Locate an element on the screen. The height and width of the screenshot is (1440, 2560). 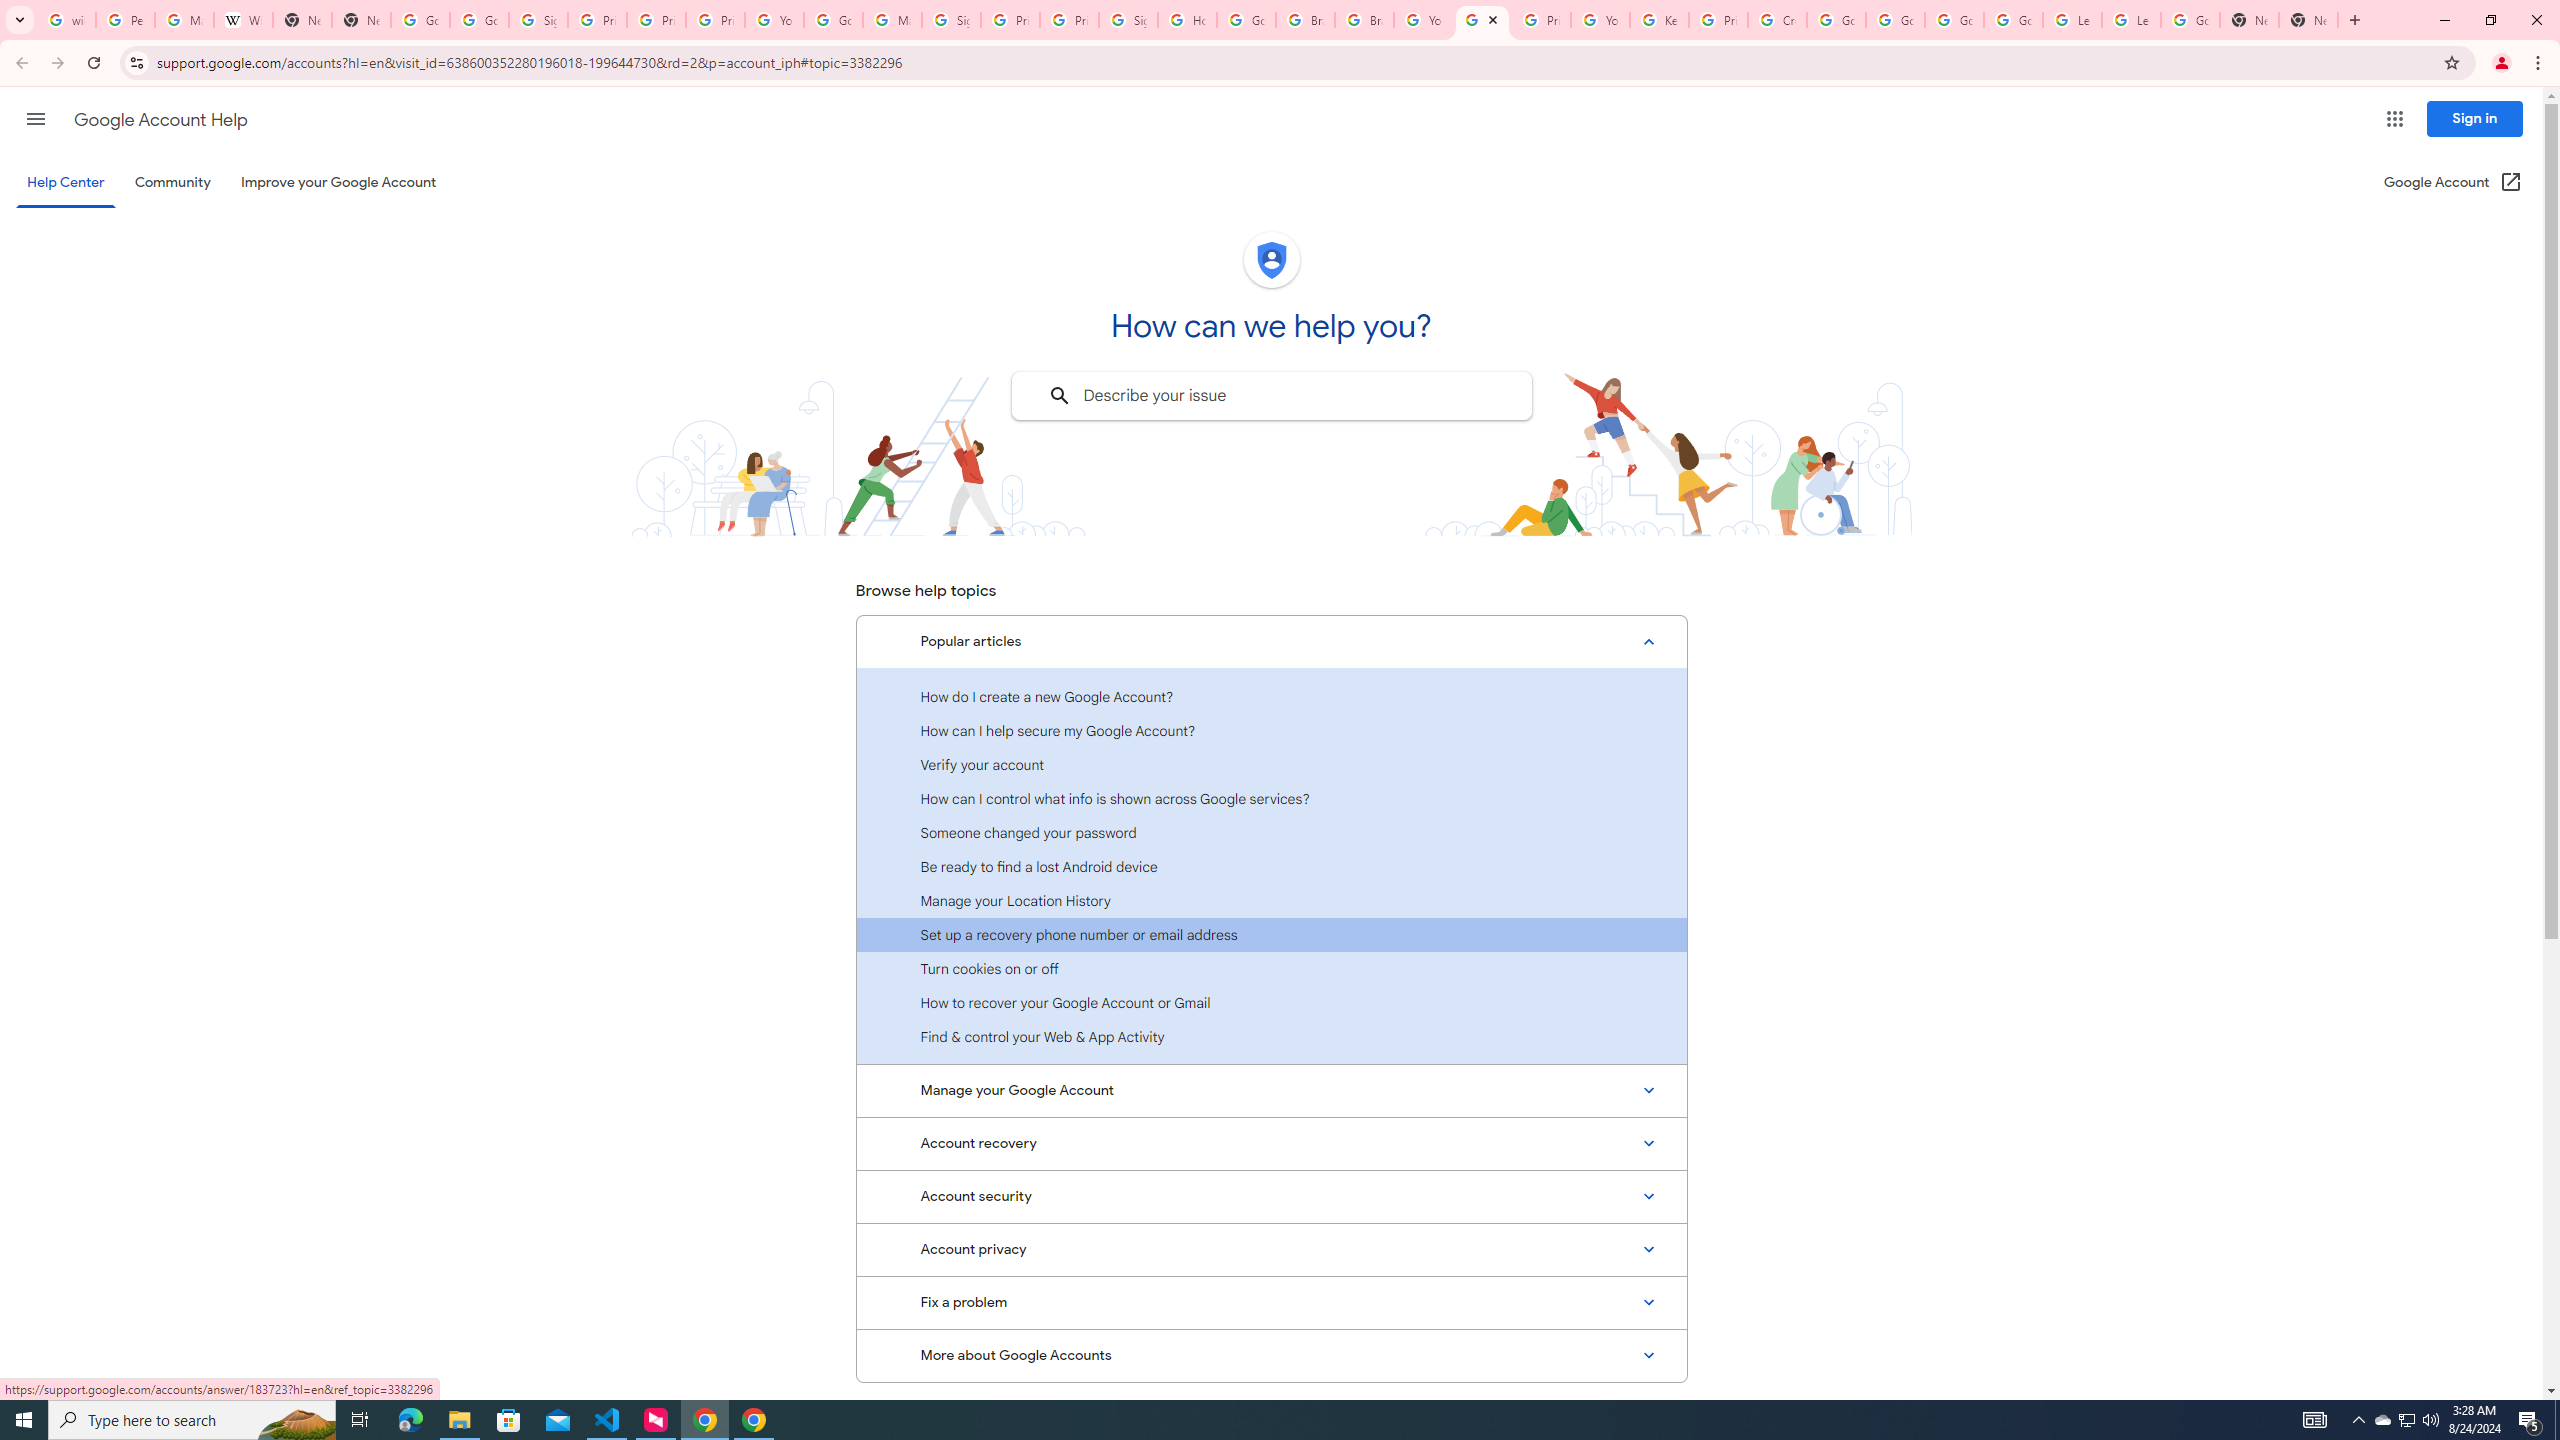
'More about Google Accounts' is located at coordinates (1271, 1355).